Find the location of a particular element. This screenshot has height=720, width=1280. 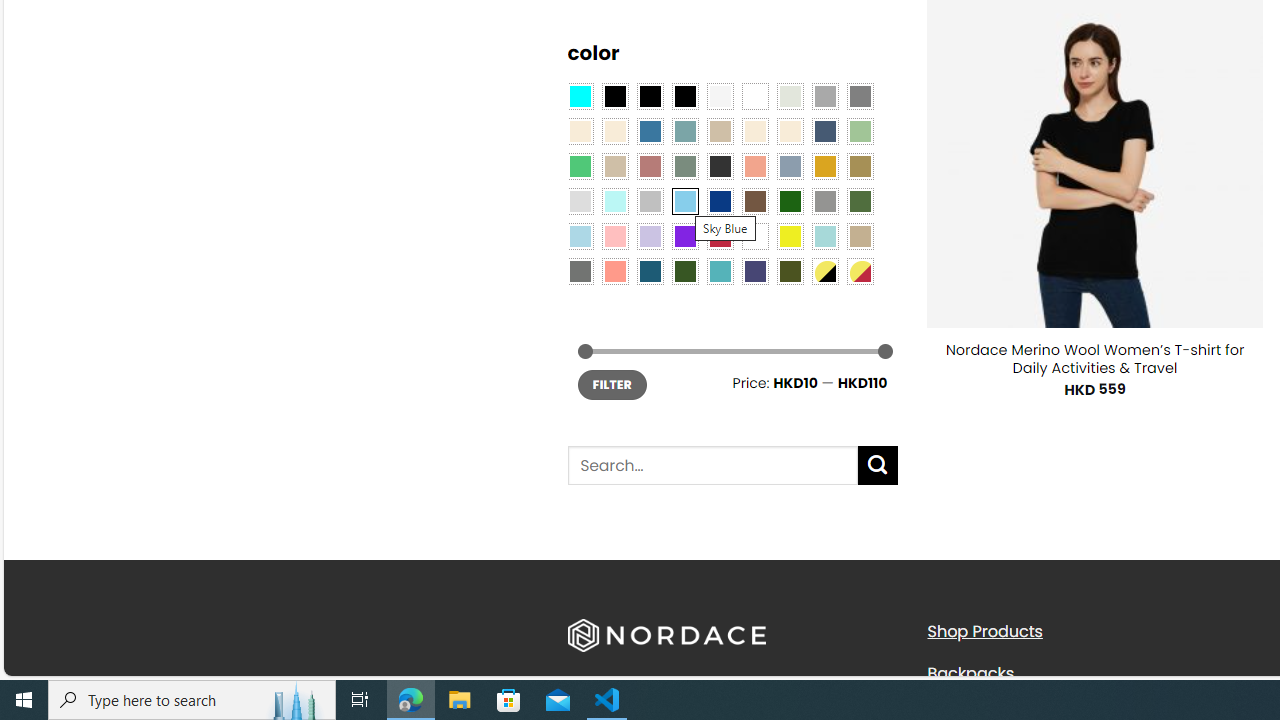

'Light Taupe' is located at coordinates (614, 164).